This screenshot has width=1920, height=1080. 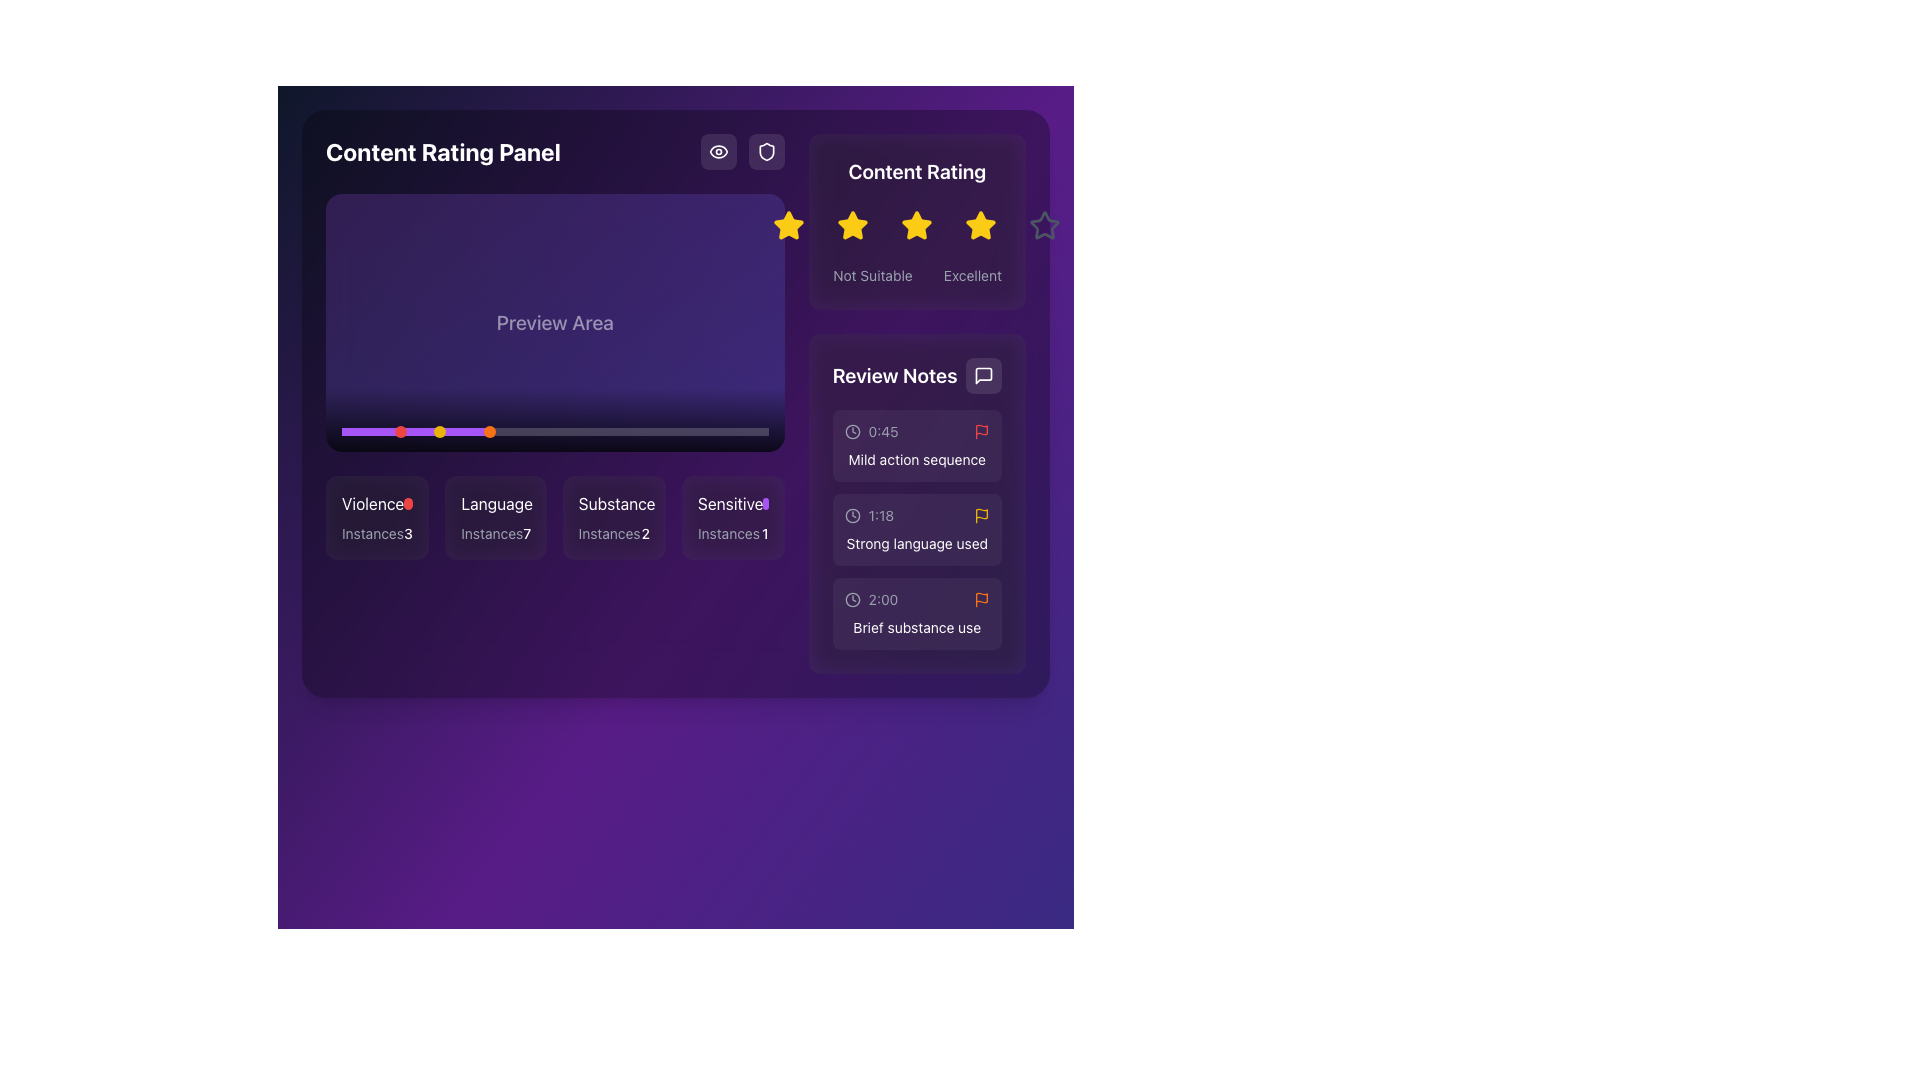 I want to click on the white numeral '1' displayed in bold on a dark purple background, located next to the 'Instances' text in the 'Sensitive' section, so click(x=764, y=532).